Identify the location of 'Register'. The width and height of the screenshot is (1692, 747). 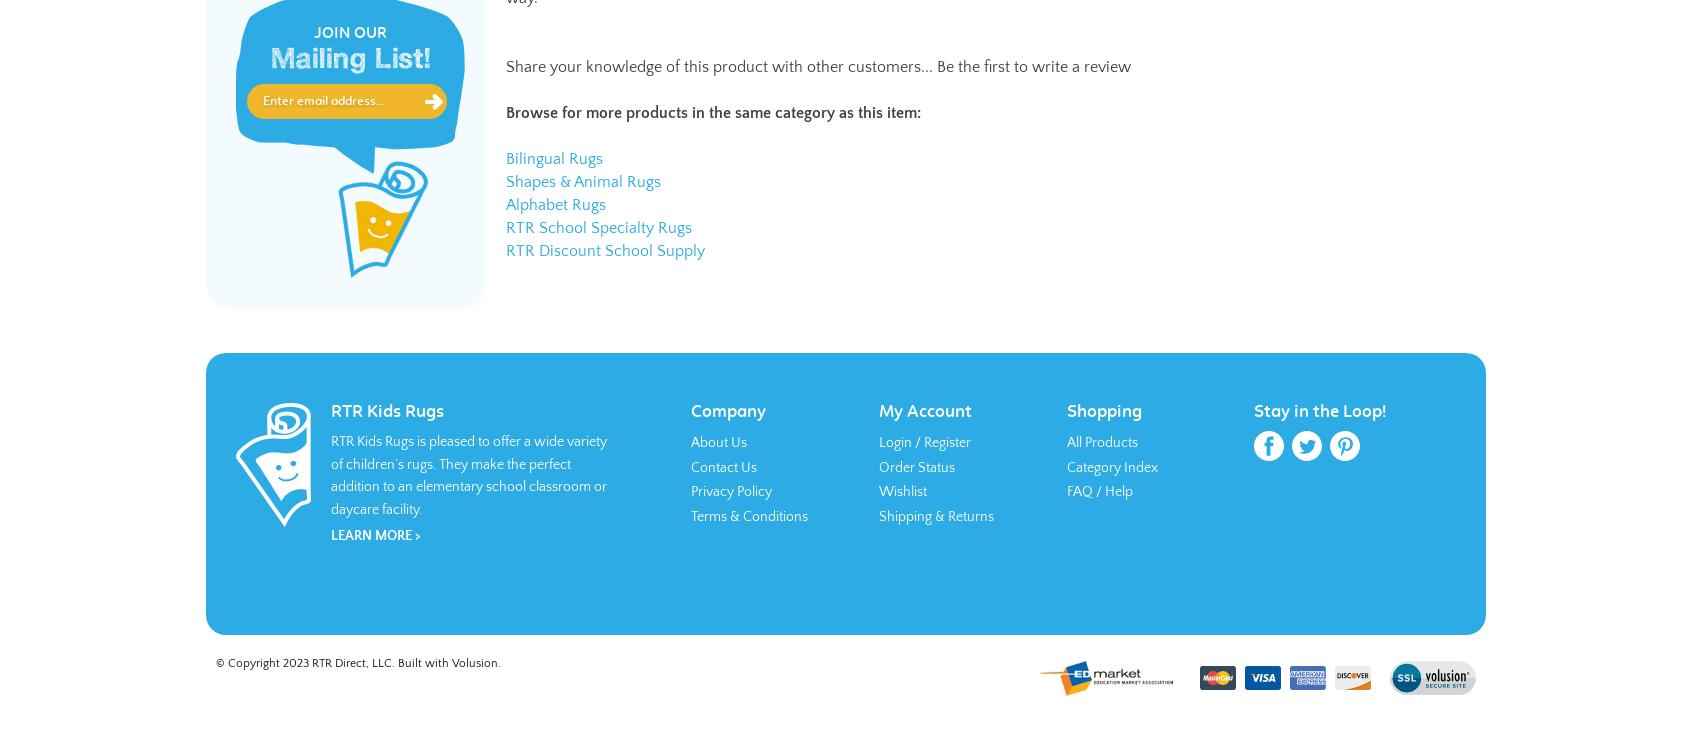
(947, 442).